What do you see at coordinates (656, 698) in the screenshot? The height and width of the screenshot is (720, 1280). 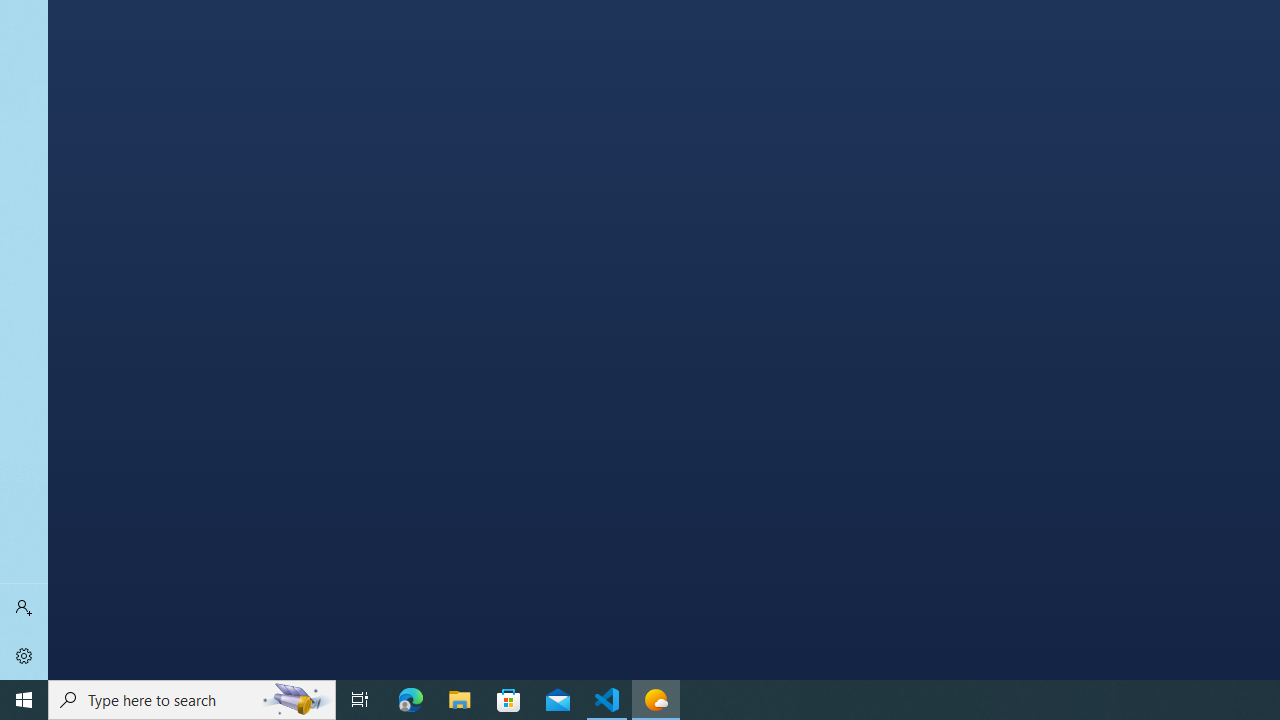 I see `'Weather - 1 running window'` at bounding box center [656, 698].